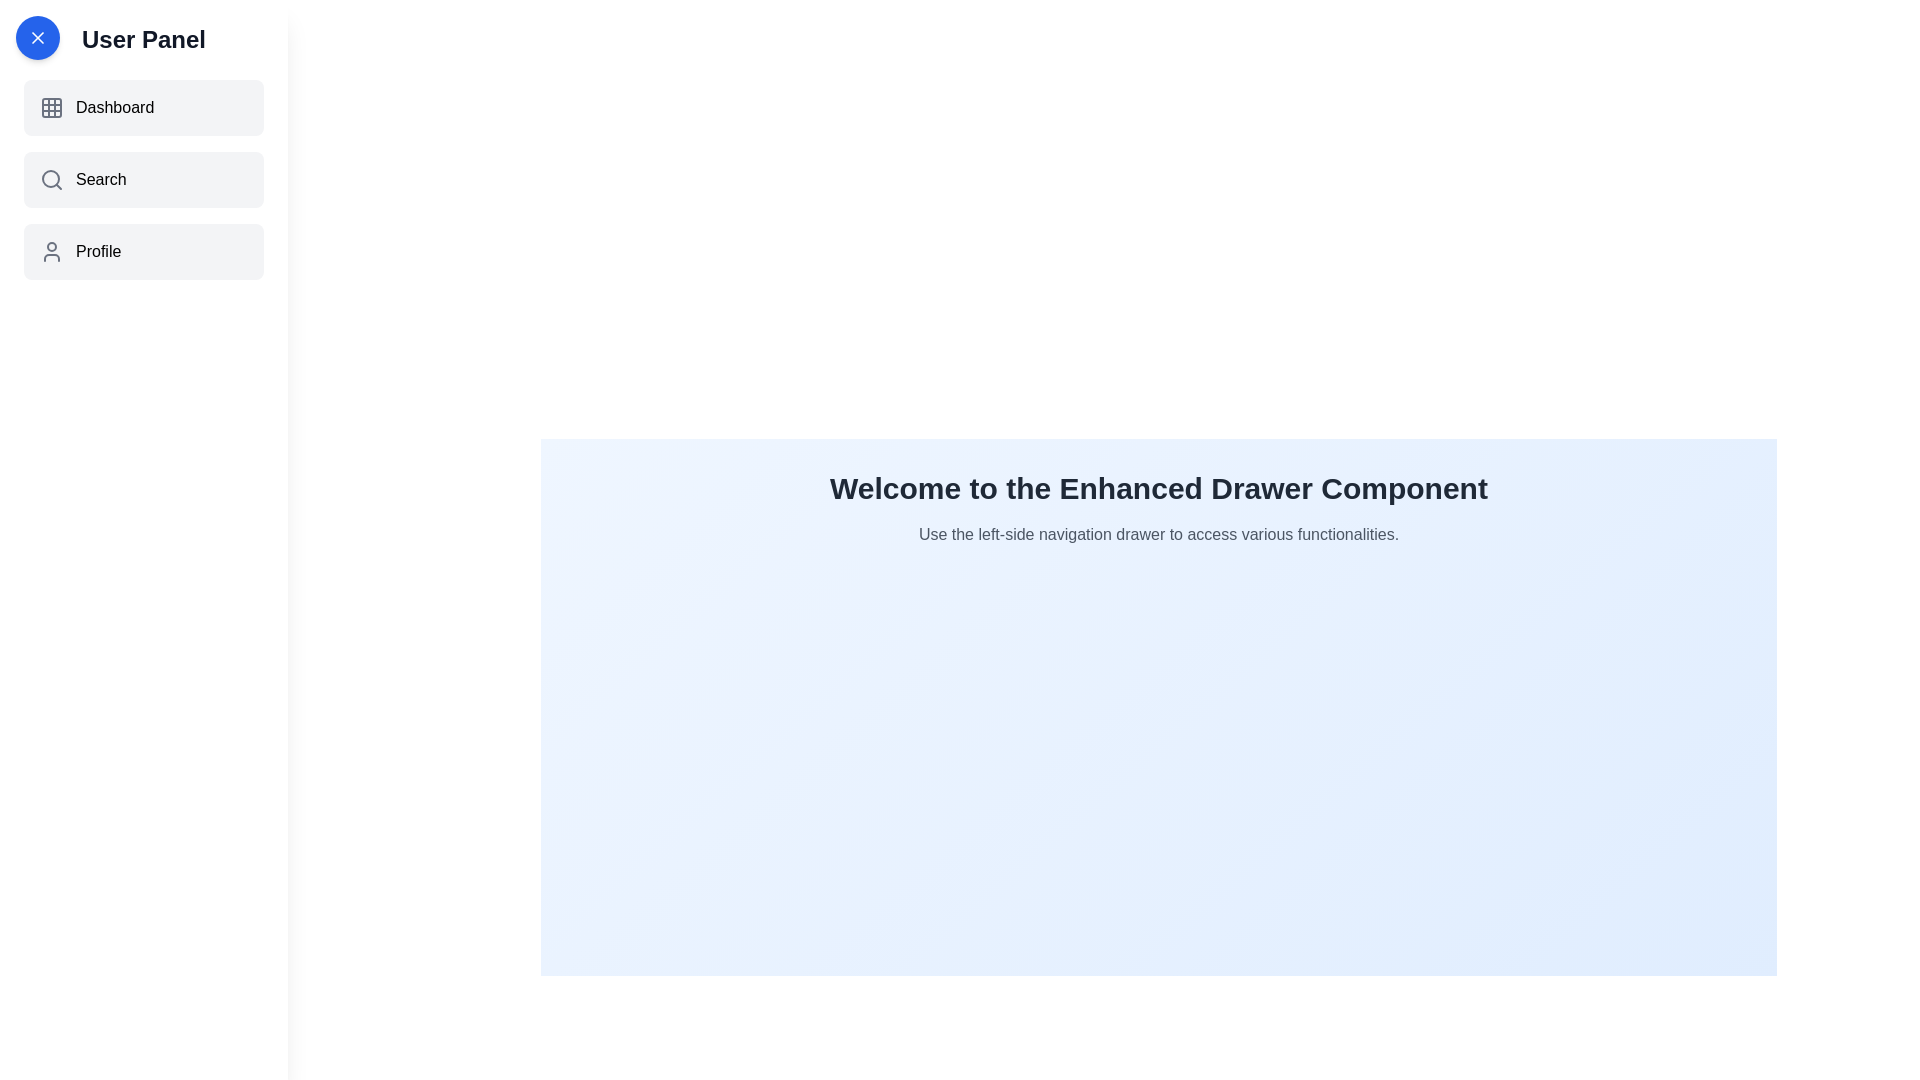  I want to click on the circular blue button with a white cross icon in the top-left corner, so click(38, 38).